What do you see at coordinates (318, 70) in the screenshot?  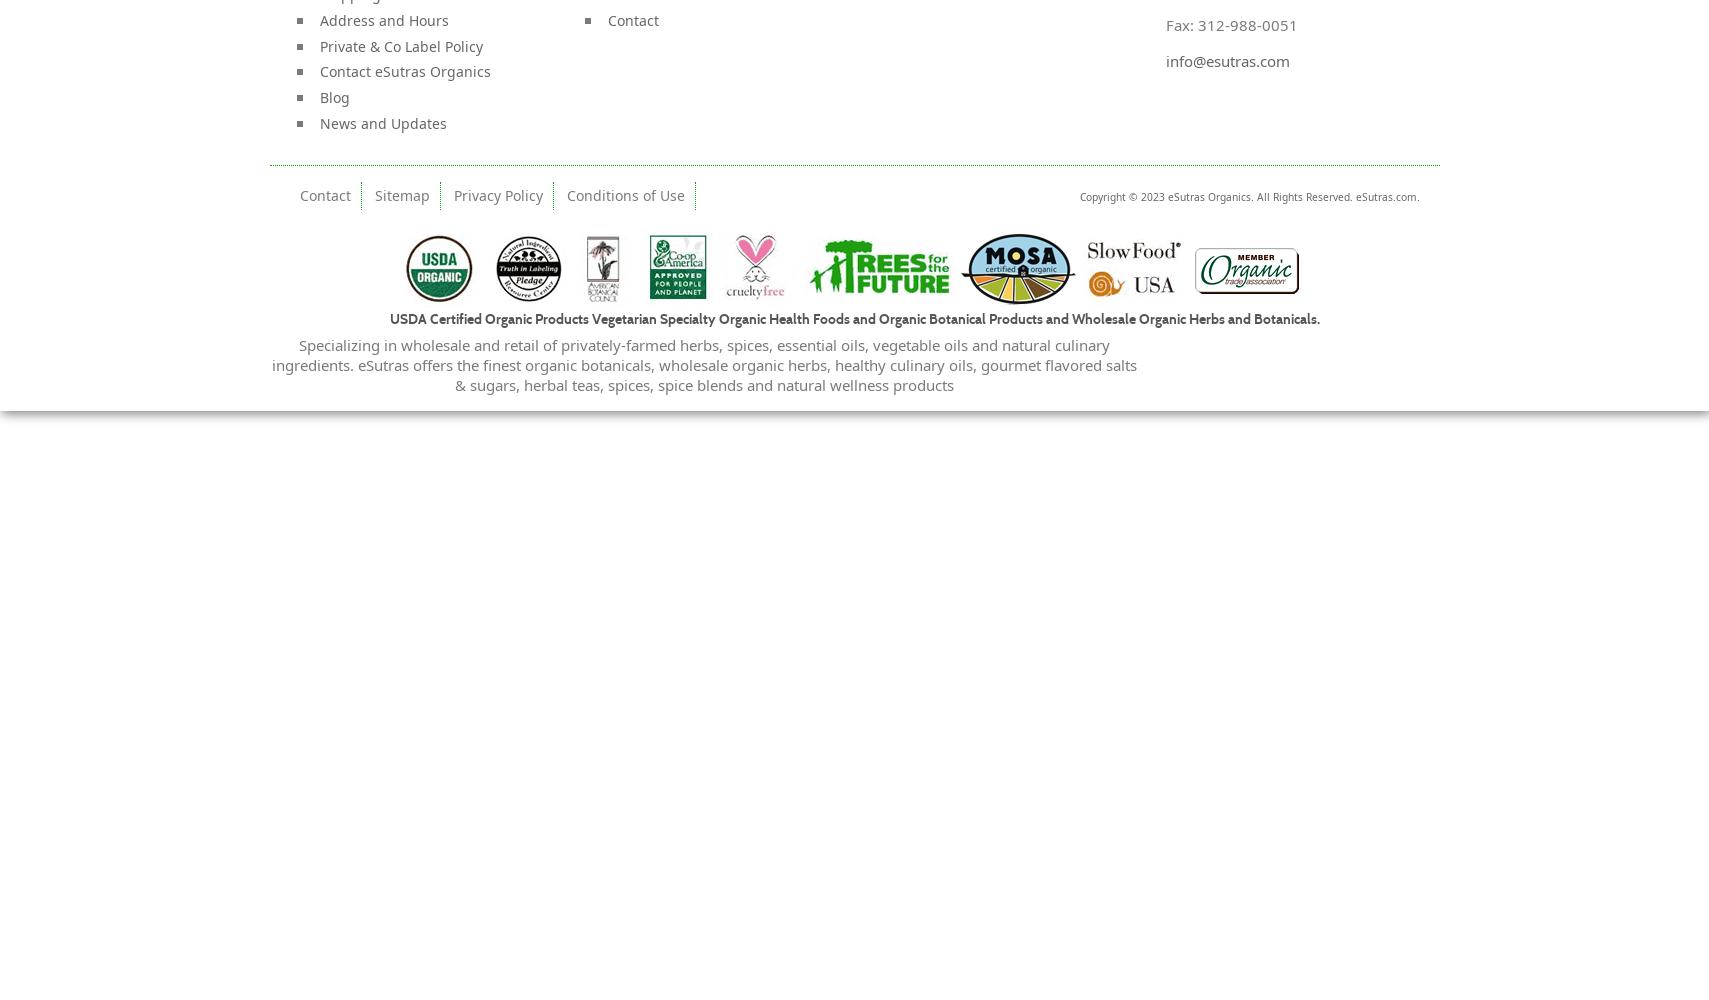 I see `'Contact eSutras Organics'` at bounding box center [318, 70].